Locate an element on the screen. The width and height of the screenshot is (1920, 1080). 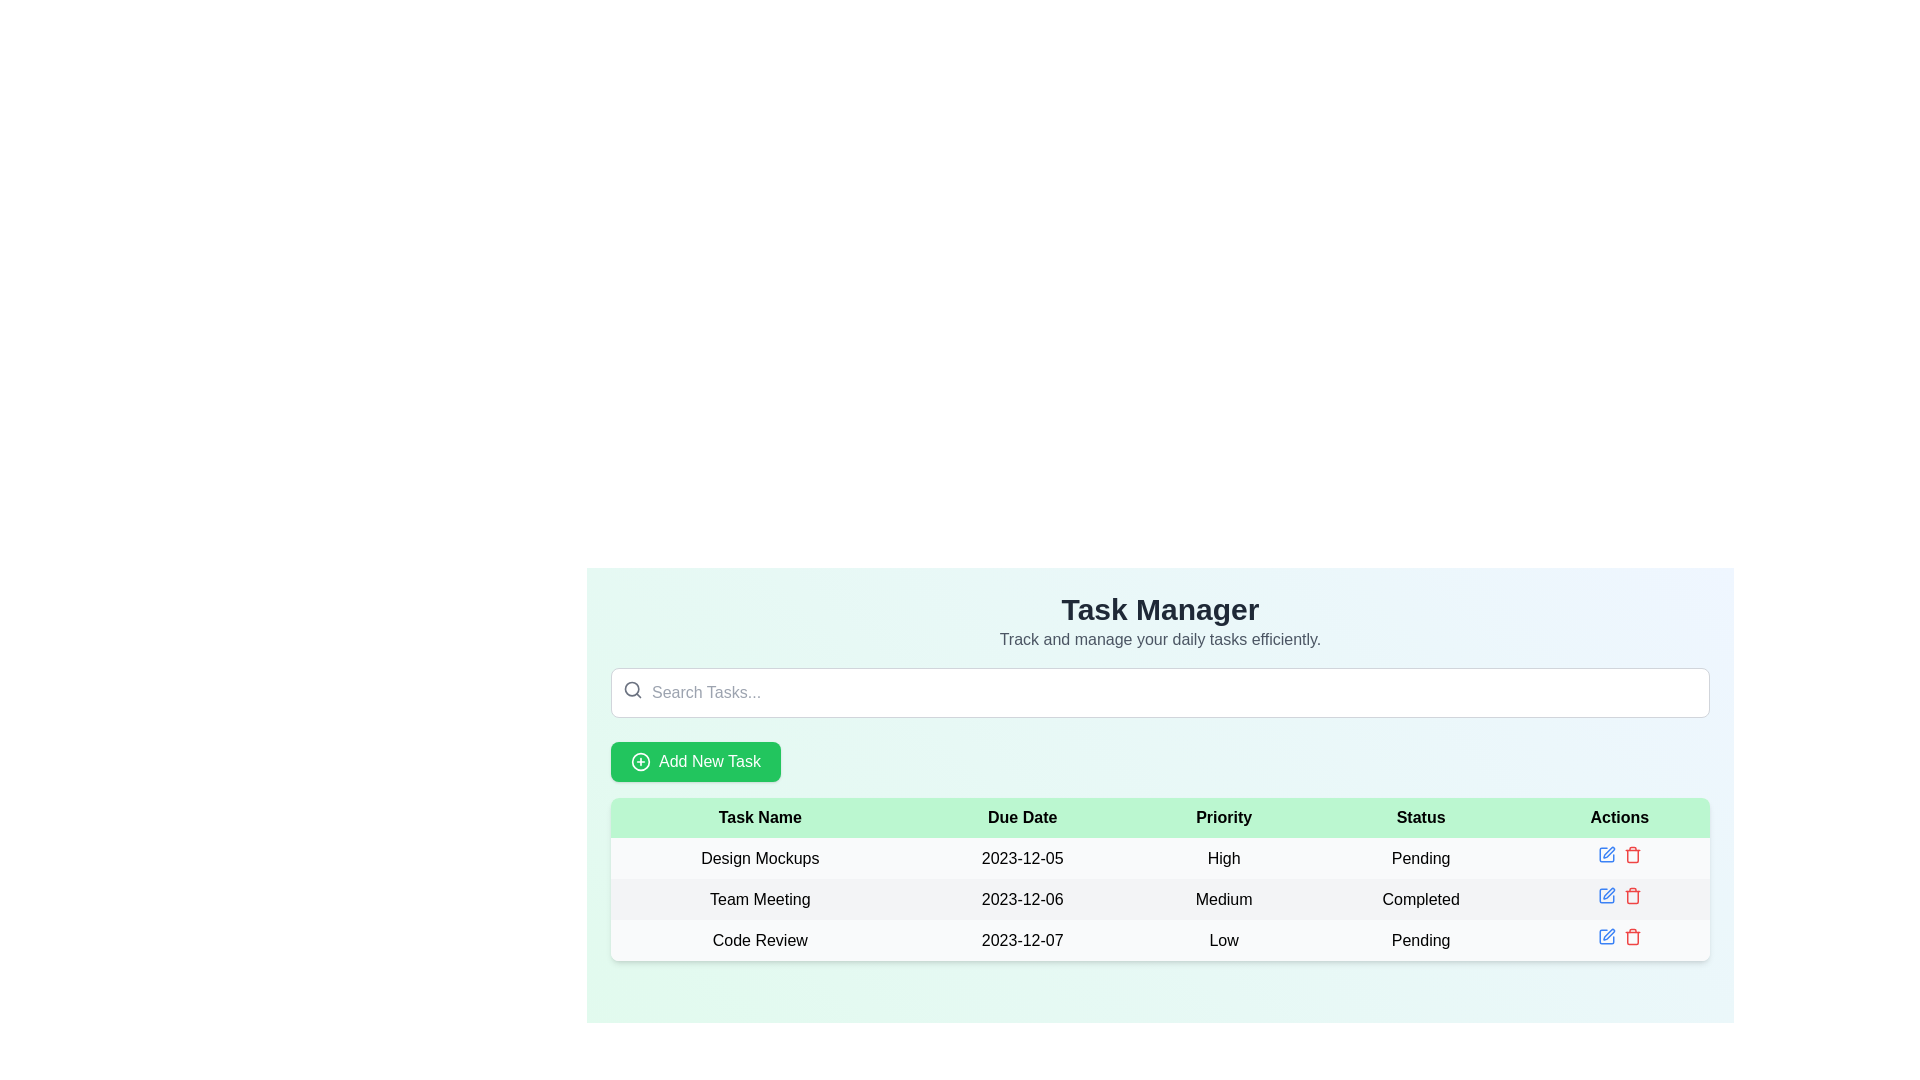
the Text Label that serves as a column header for priority level tasks in the table, located in the third column between 'Due Date' and 'Status' is located at coordinates (1223, 817).